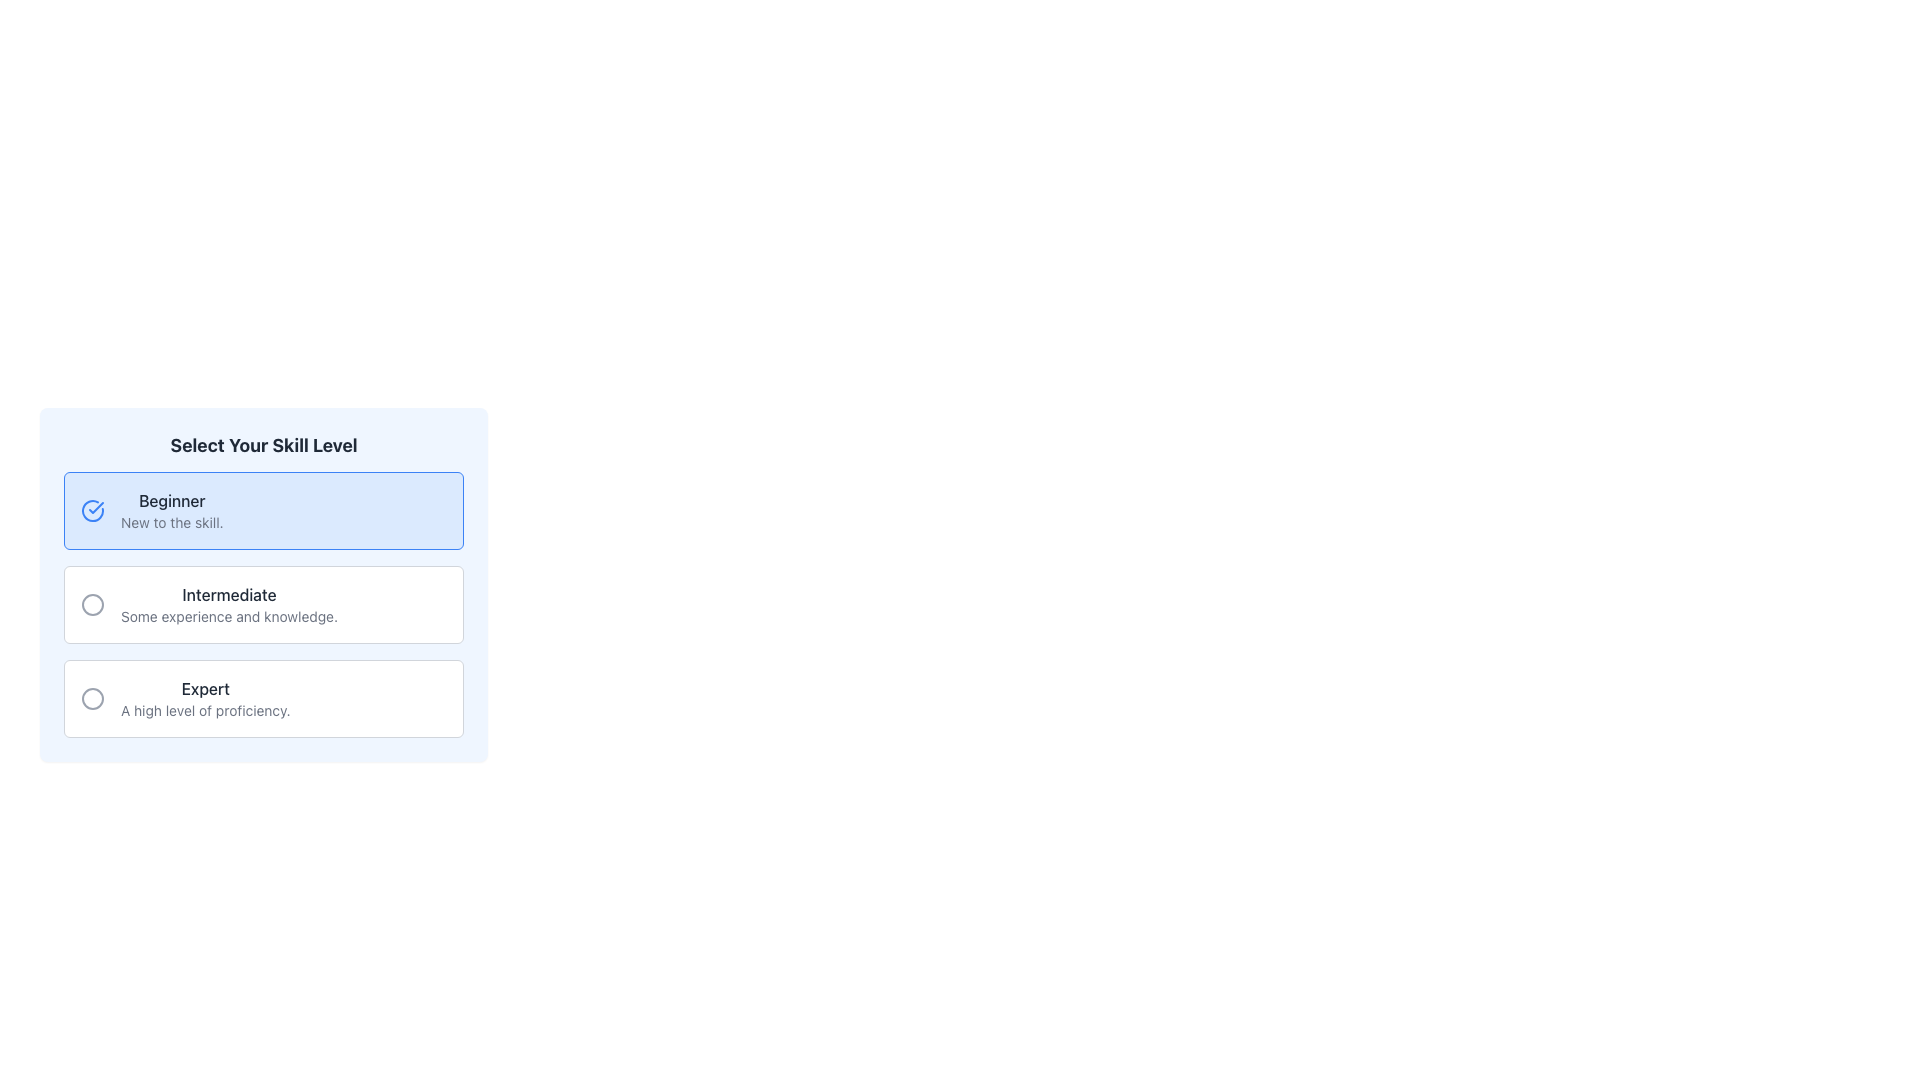 This screenshot has width=1920, height=1080. What do you see at coordinates (95, 507) in the screenshot?
I see `the visual presence of the blue checkmark segment of the SVG graphic associated with the 'Beginner' skill level selection option, which is located under the 'Select Your Skill Level' section` at bounding box center [95, 507].